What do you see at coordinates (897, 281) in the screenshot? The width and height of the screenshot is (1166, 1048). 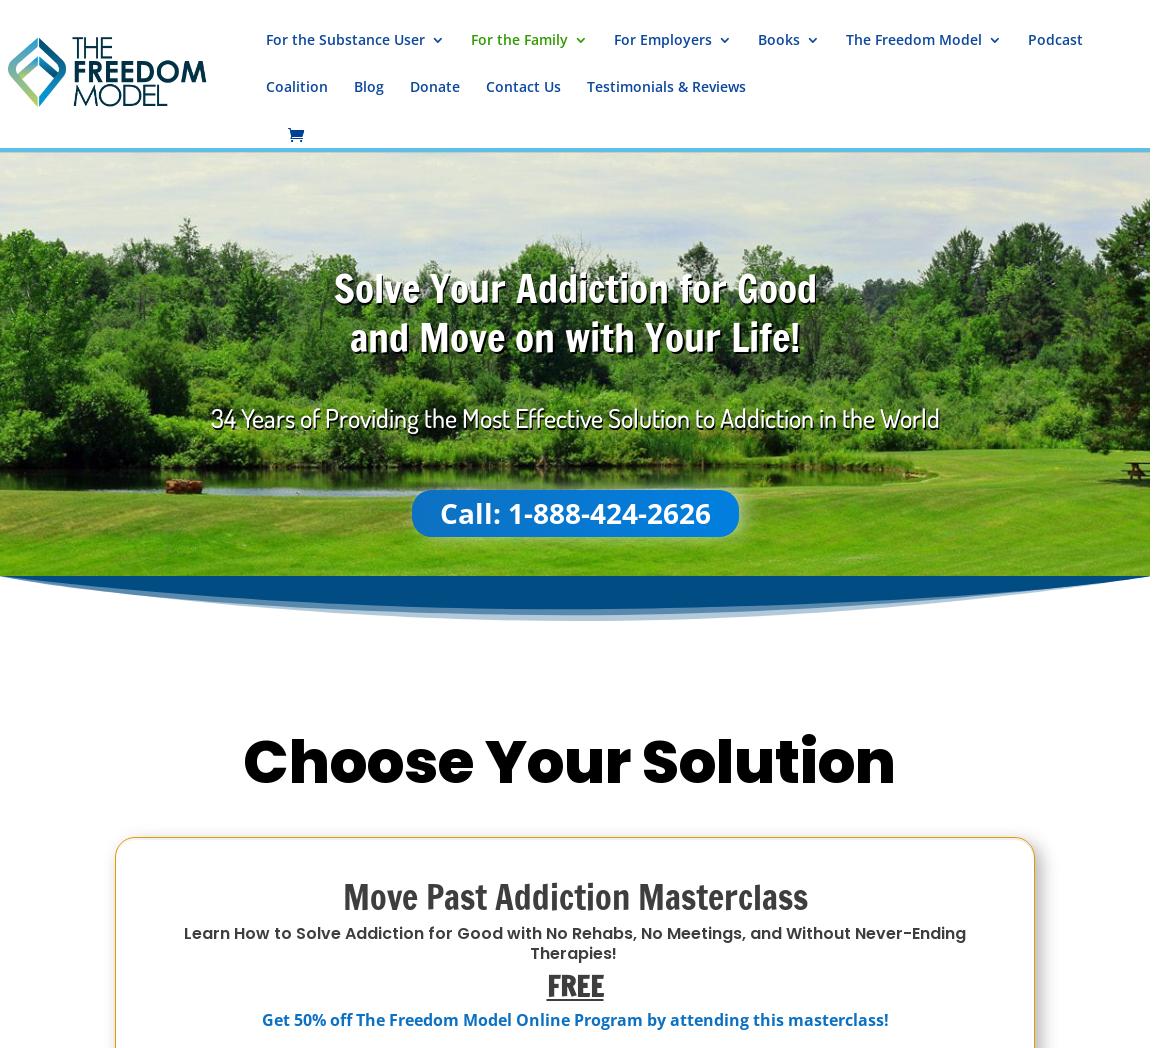 I see `'Freedom Model FREE E-Books'` at bounding box center [897, 281].